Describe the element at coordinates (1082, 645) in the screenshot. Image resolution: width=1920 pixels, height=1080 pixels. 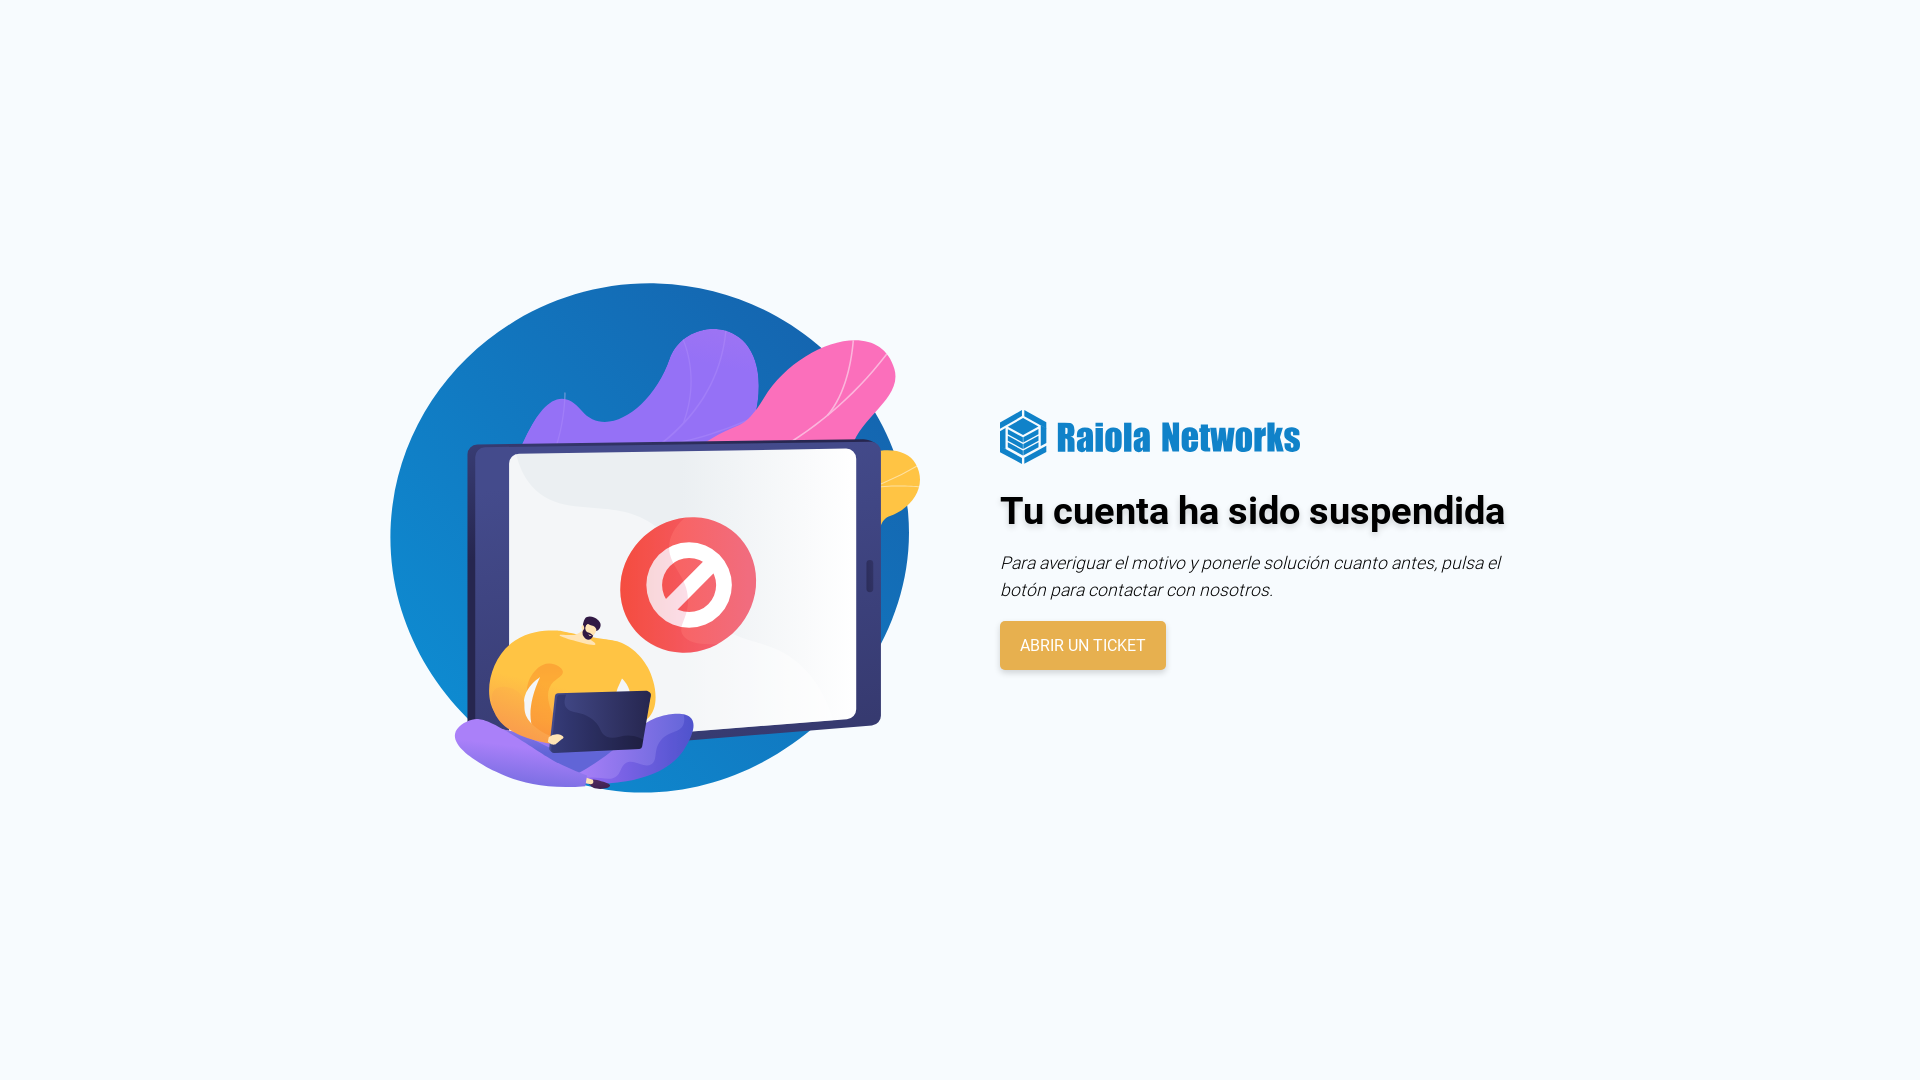
I see `'ABRIR UN TICKET'` at that location.